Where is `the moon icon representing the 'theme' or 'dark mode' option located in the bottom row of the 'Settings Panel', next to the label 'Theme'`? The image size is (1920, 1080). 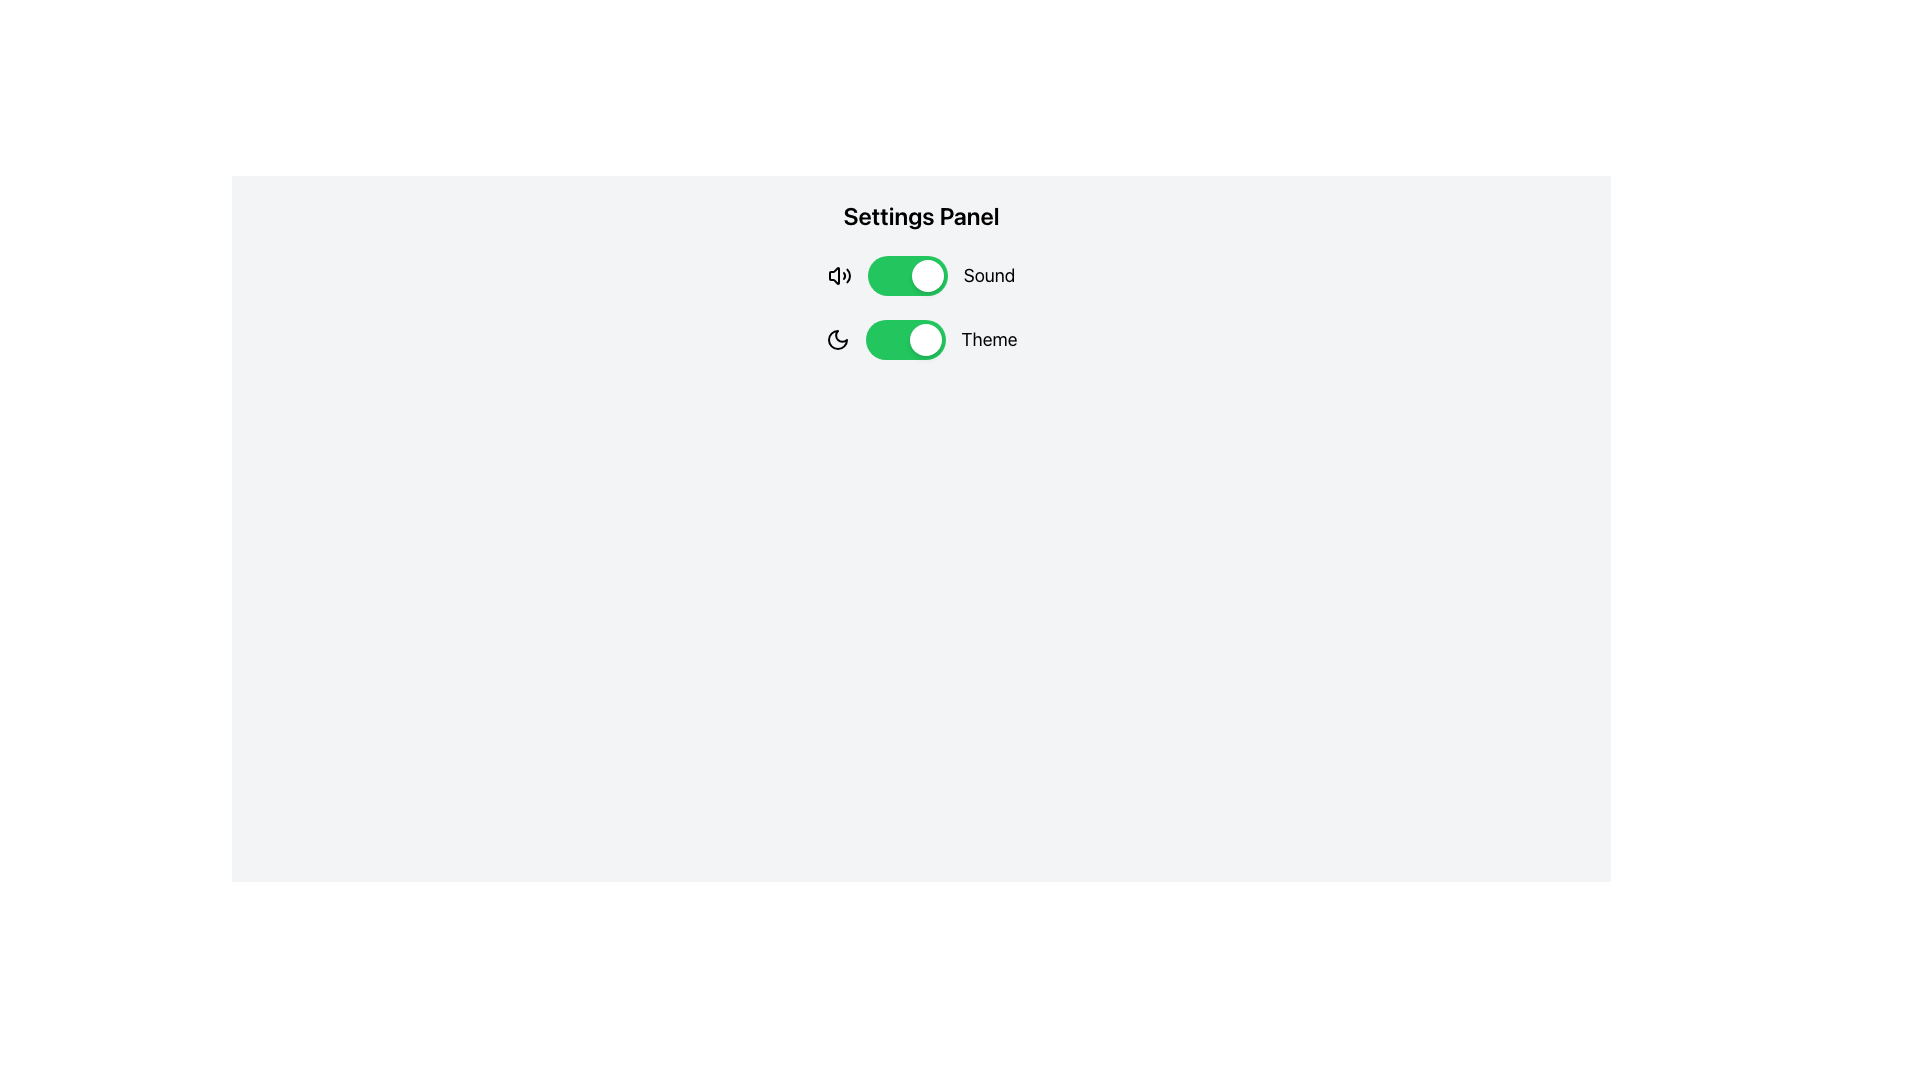 the moon icon representing the 'theme' or 'dark mode' option located in the bottom row of the 'Settings Panel', next to the label 'Theme' is located at coordinates (837, 338).